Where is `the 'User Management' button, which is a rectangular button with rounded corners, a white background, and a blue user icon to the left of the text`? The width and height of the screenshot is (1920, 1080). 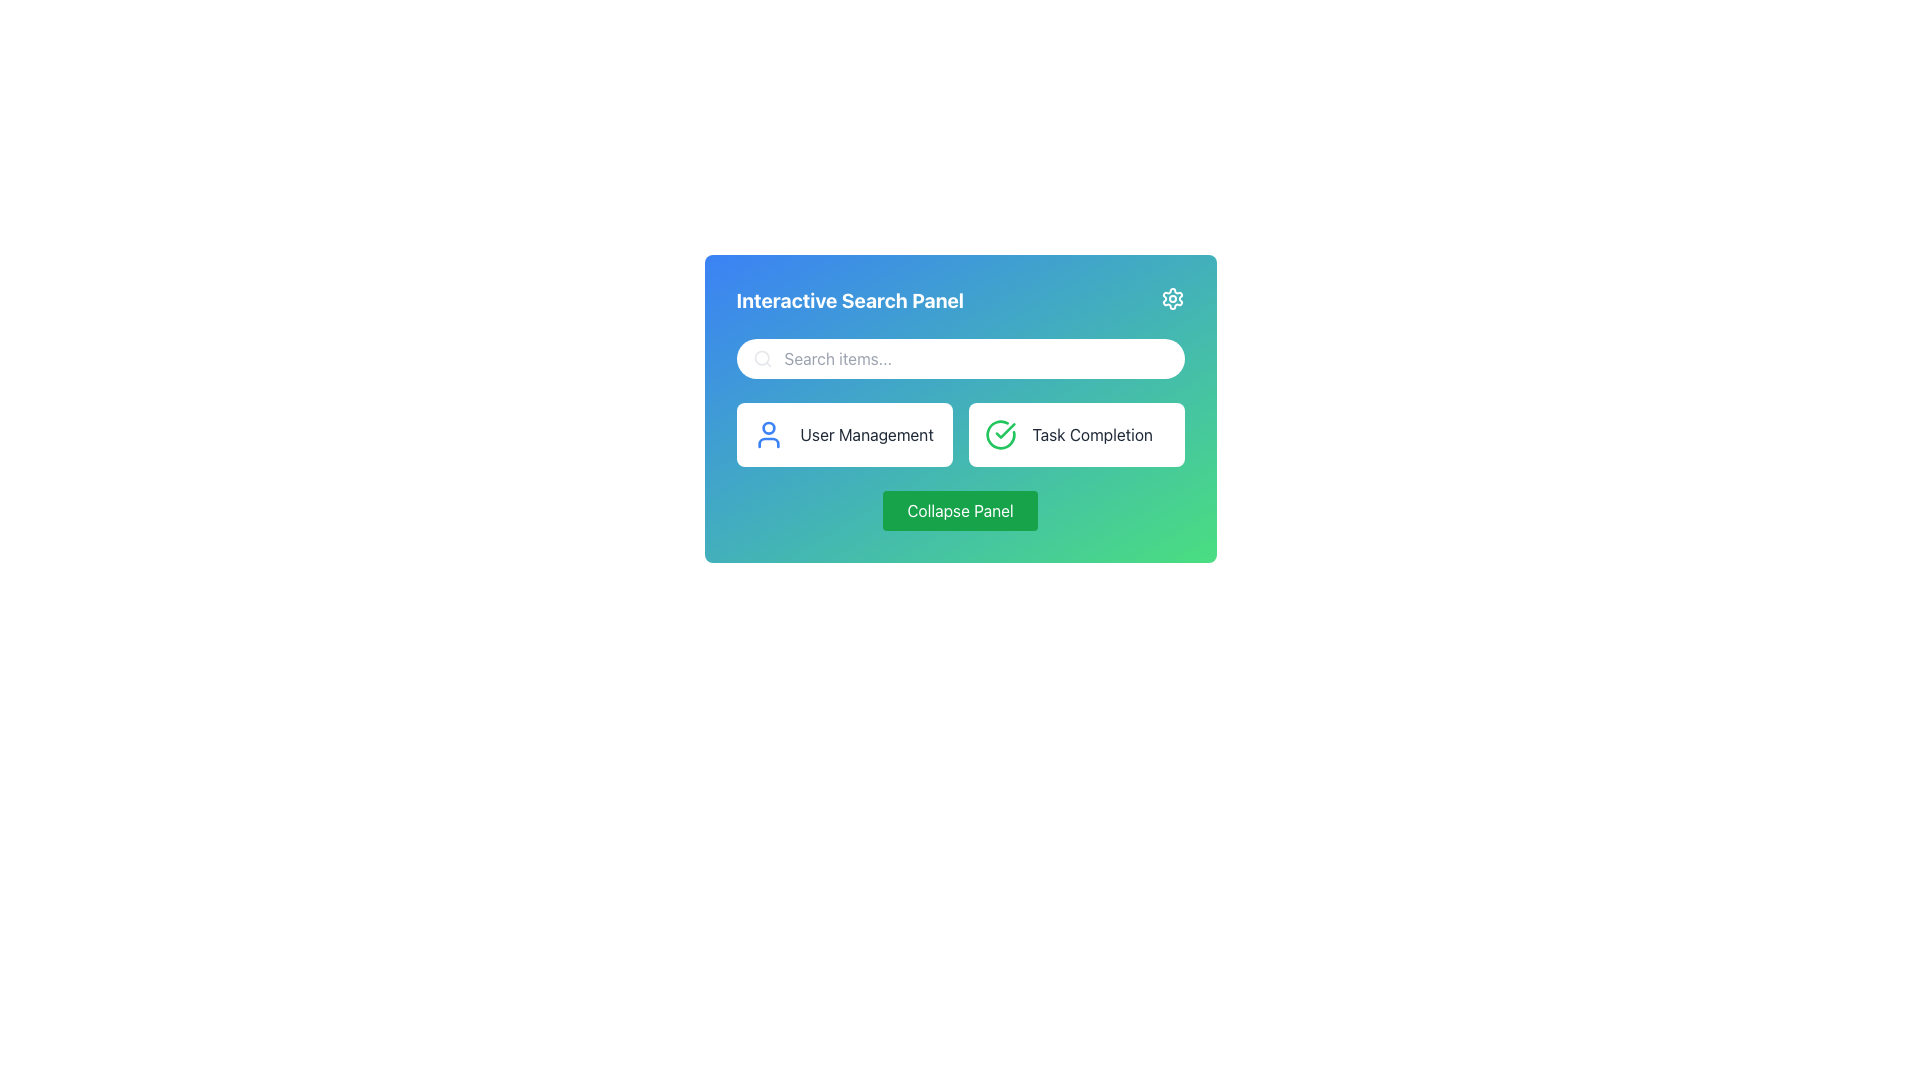 the 'User Management' button, which is a rectangular button with rounded corners, a white background, and a blue user icon to the left of the text is located at coordinates (844, 434).